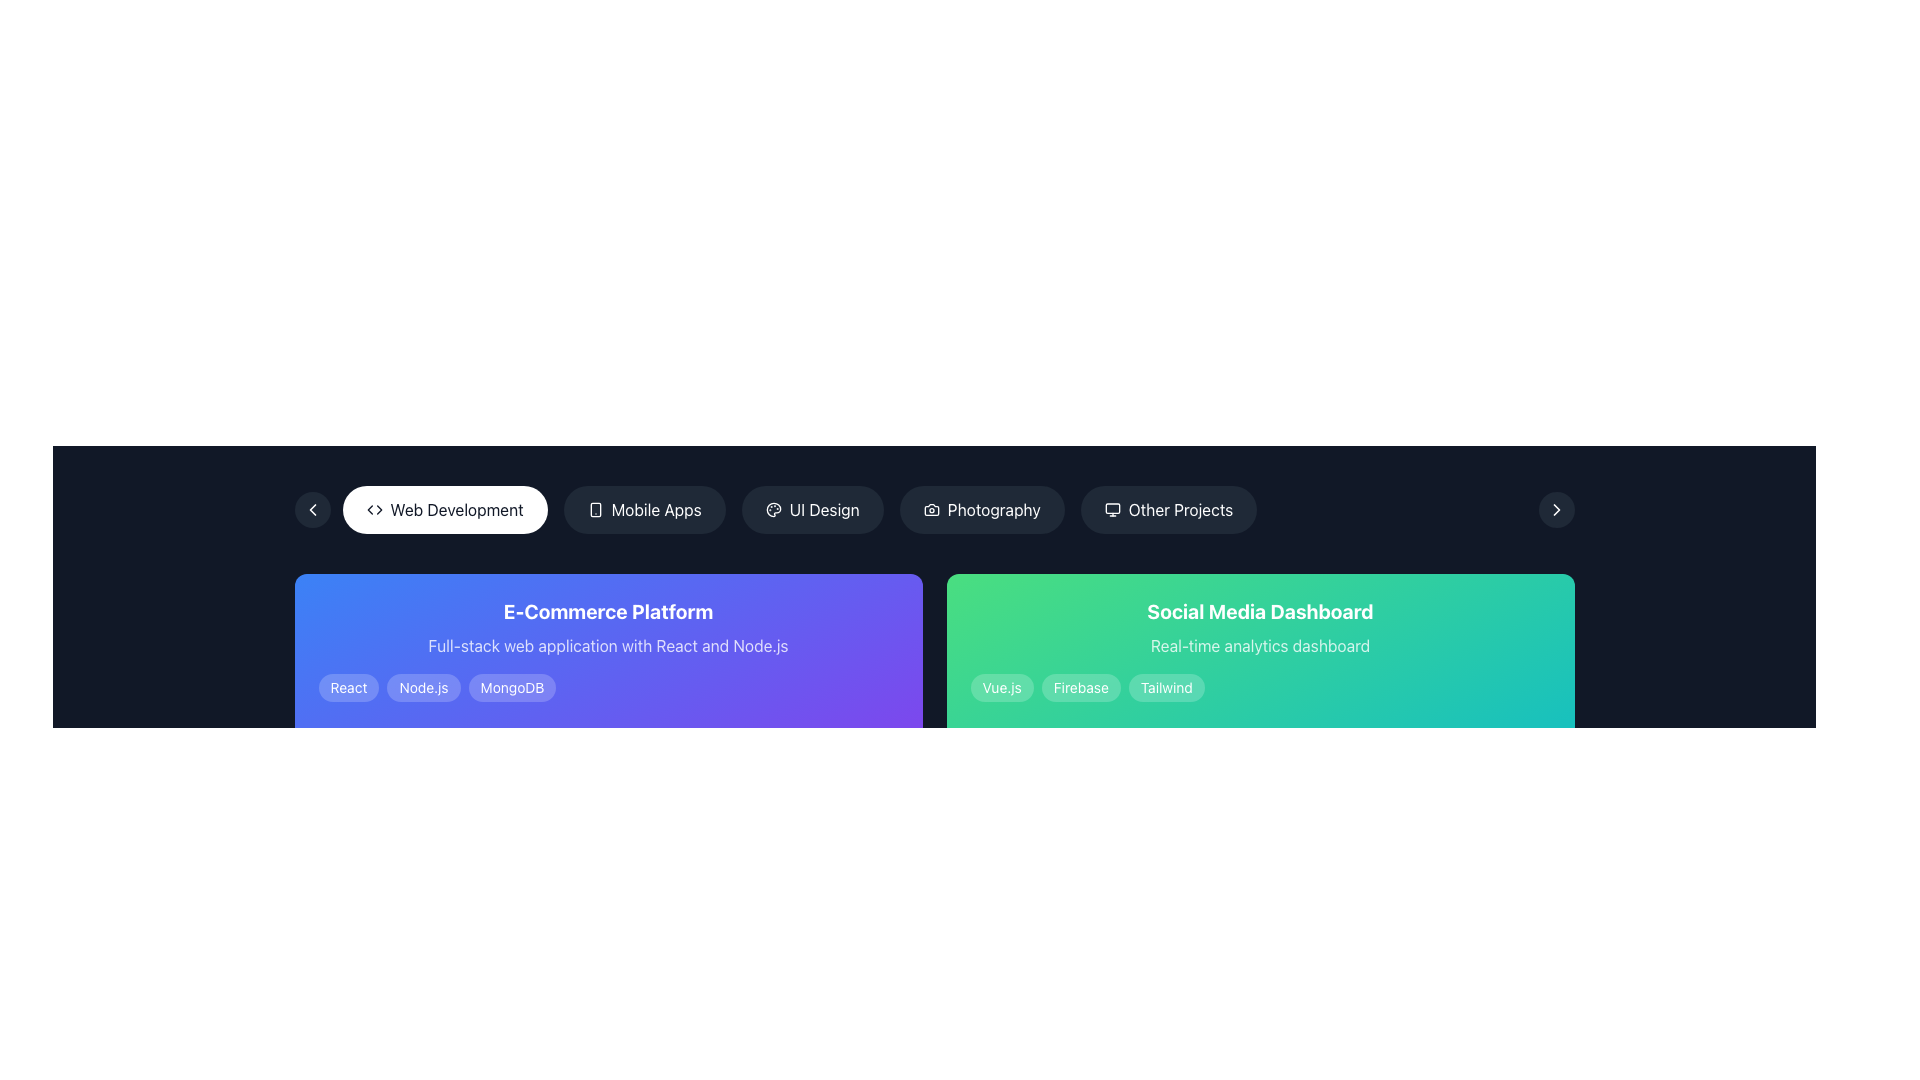 The image size is (1920, 1080). Describe the element at coordinates (1259, 645) in the screenshot. I see `text label located below the title 'Social Media Dashboard' in the second content card, which provides additional context about the card's content` at that location.